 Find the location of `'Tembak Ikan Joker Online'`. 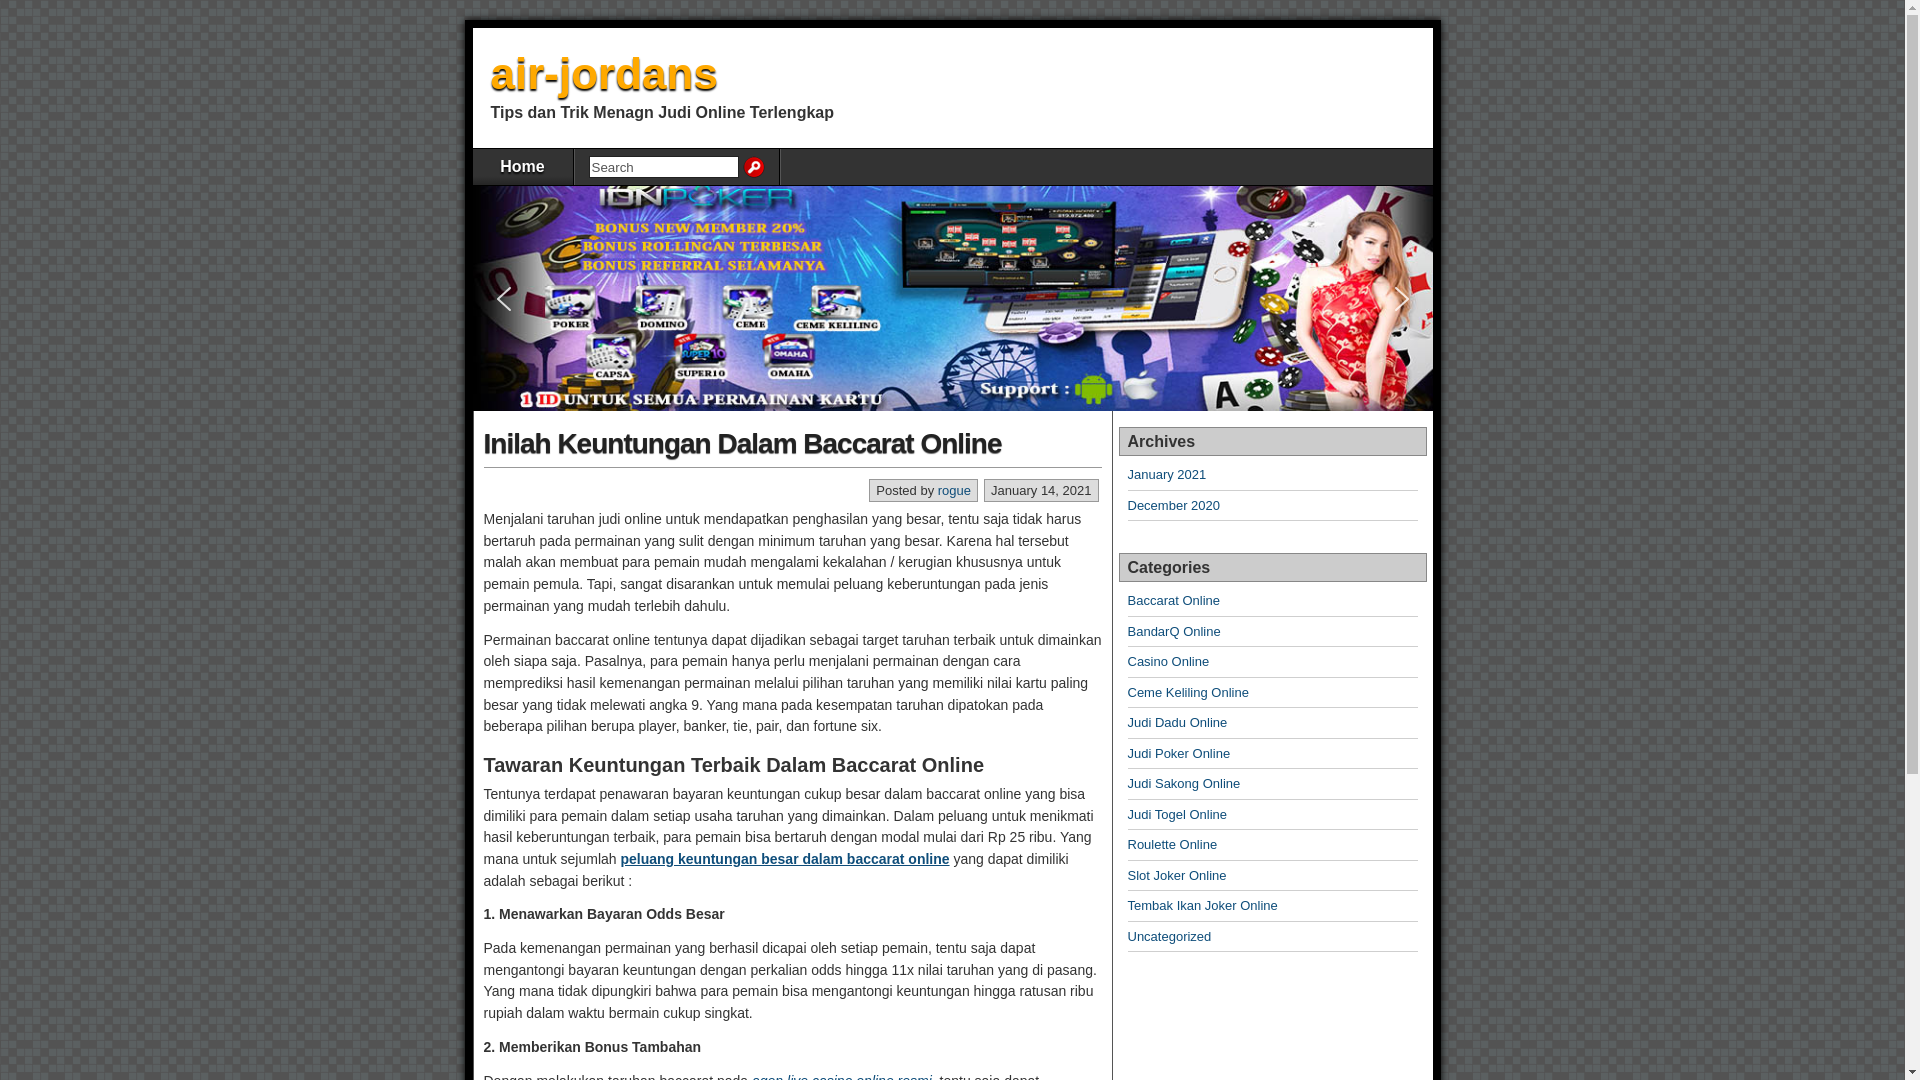

'Tembak Ikan Joker Online' is located at coordinates (1202, 905).